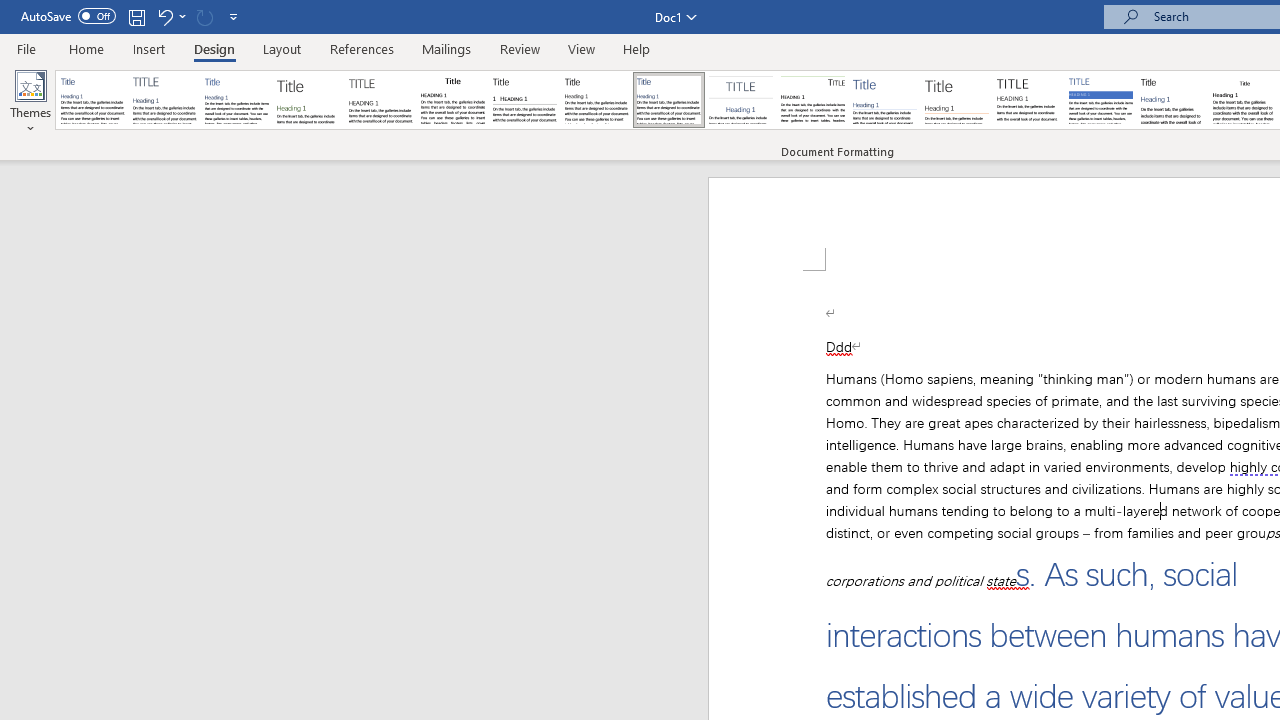  I want to click on 'Lines (Simple)', so click(884, 100).